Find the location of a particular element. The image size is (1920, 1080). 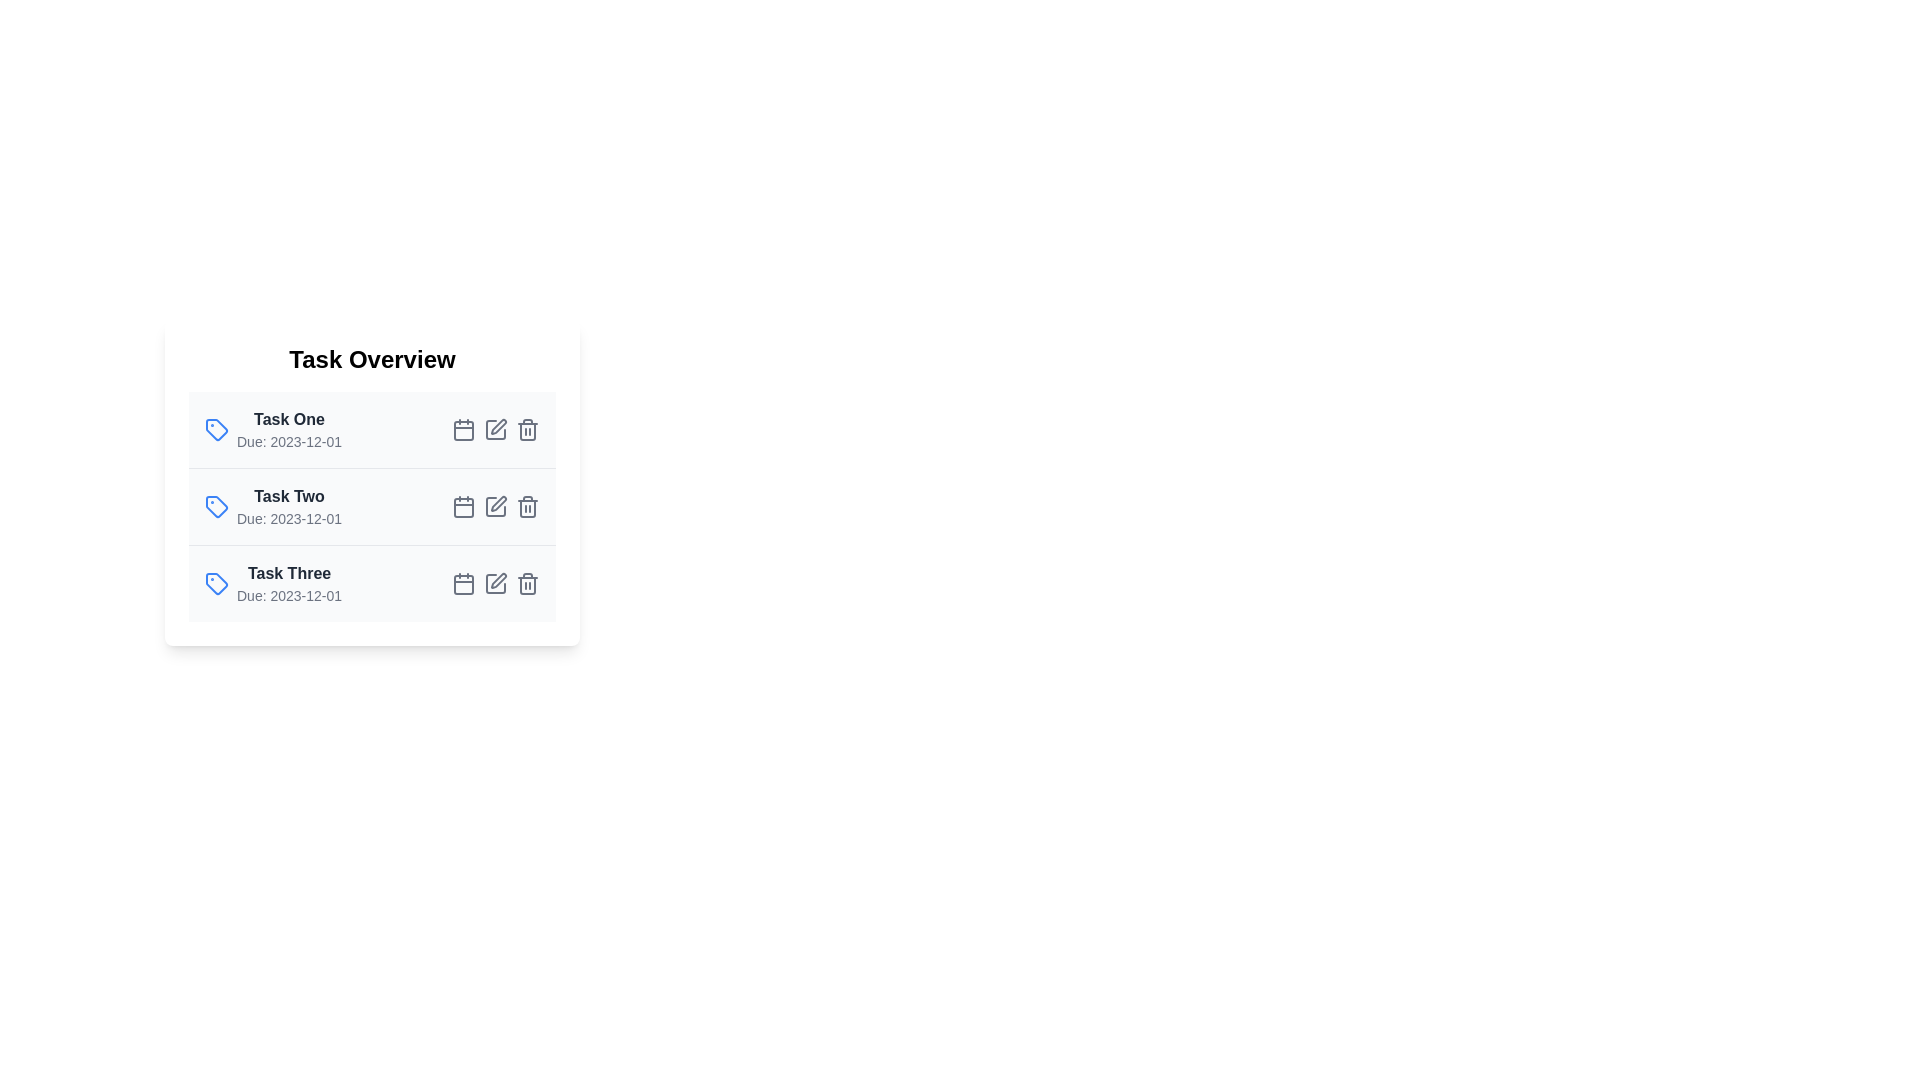

the descriptive text area of the task named 'Task Two' which shows the due date of 2023-12-01, located in the 'Task Overview' list is located at coordinates (272, 505).